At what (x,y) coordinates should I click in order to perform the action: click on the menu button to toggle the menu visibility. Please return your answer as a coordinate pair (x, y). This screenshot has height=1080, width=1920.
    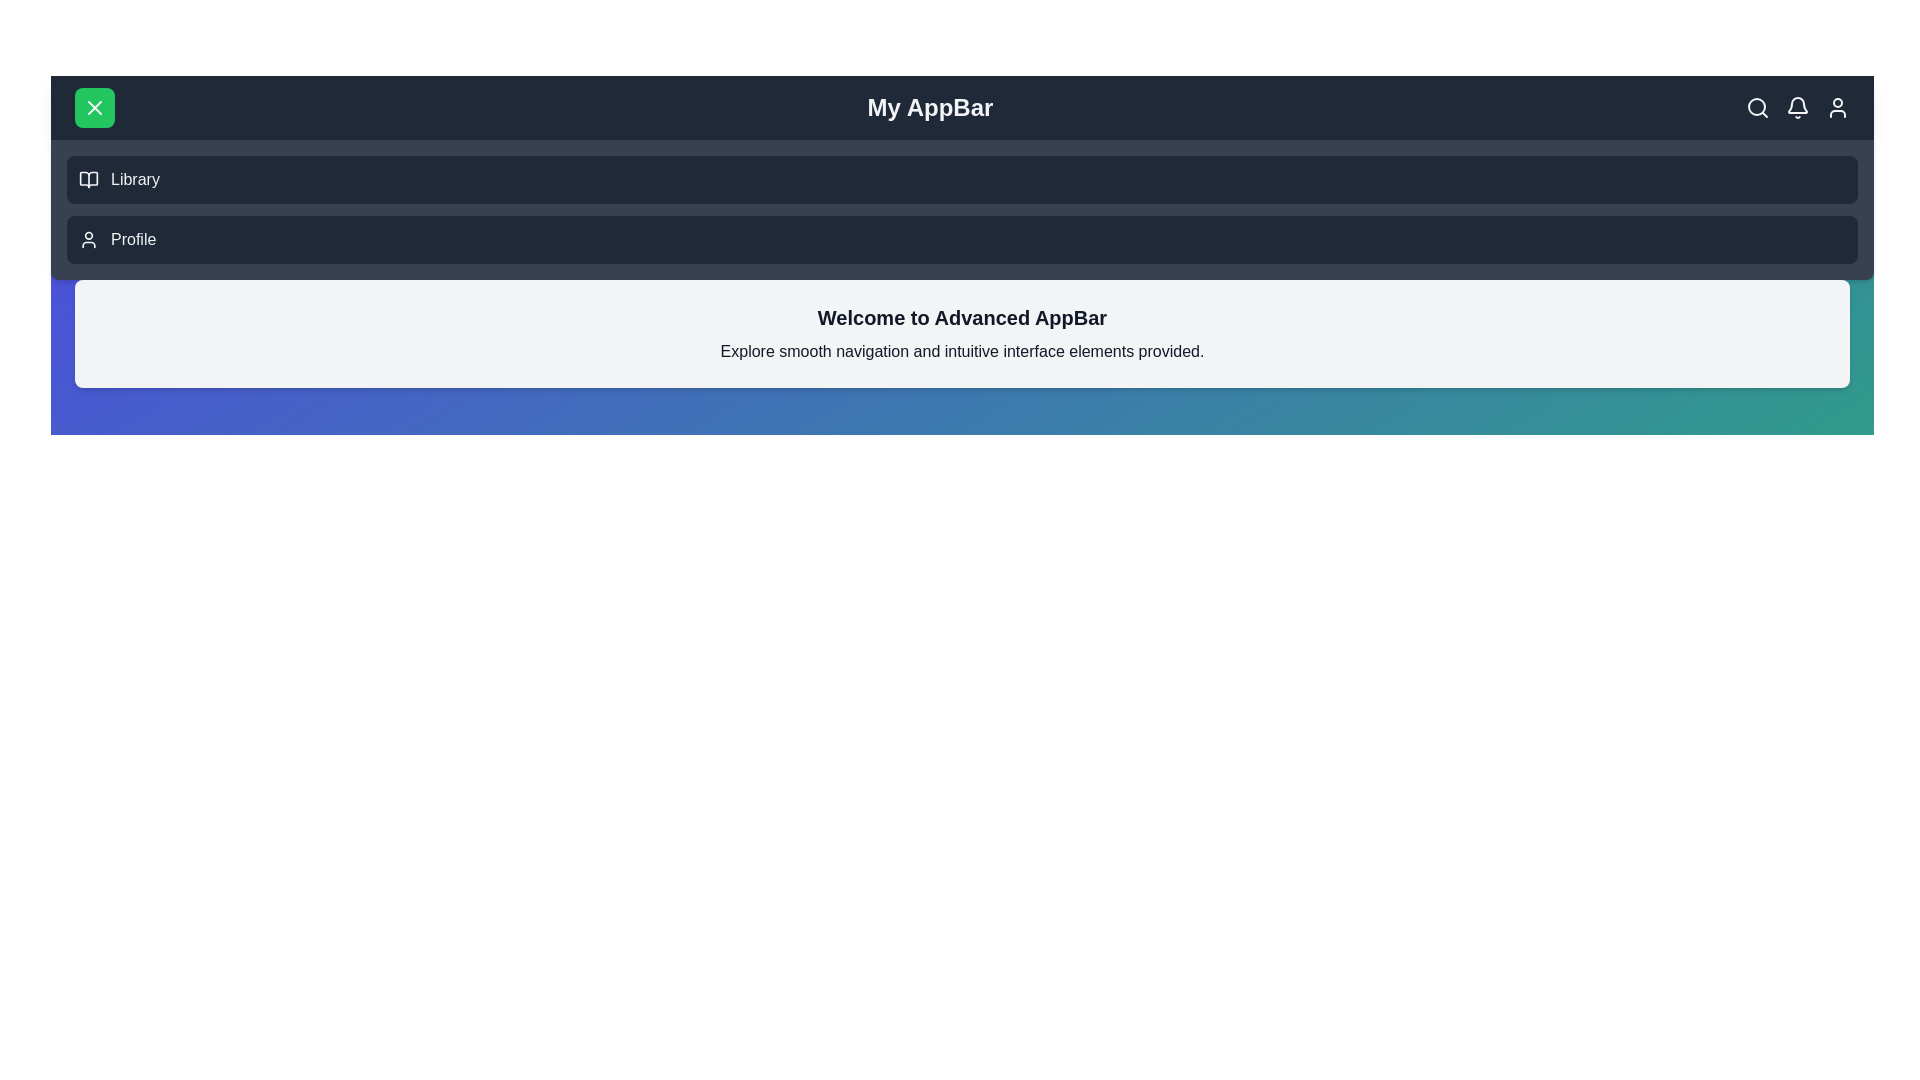
    Looking at the image, I should click on (94, 108).